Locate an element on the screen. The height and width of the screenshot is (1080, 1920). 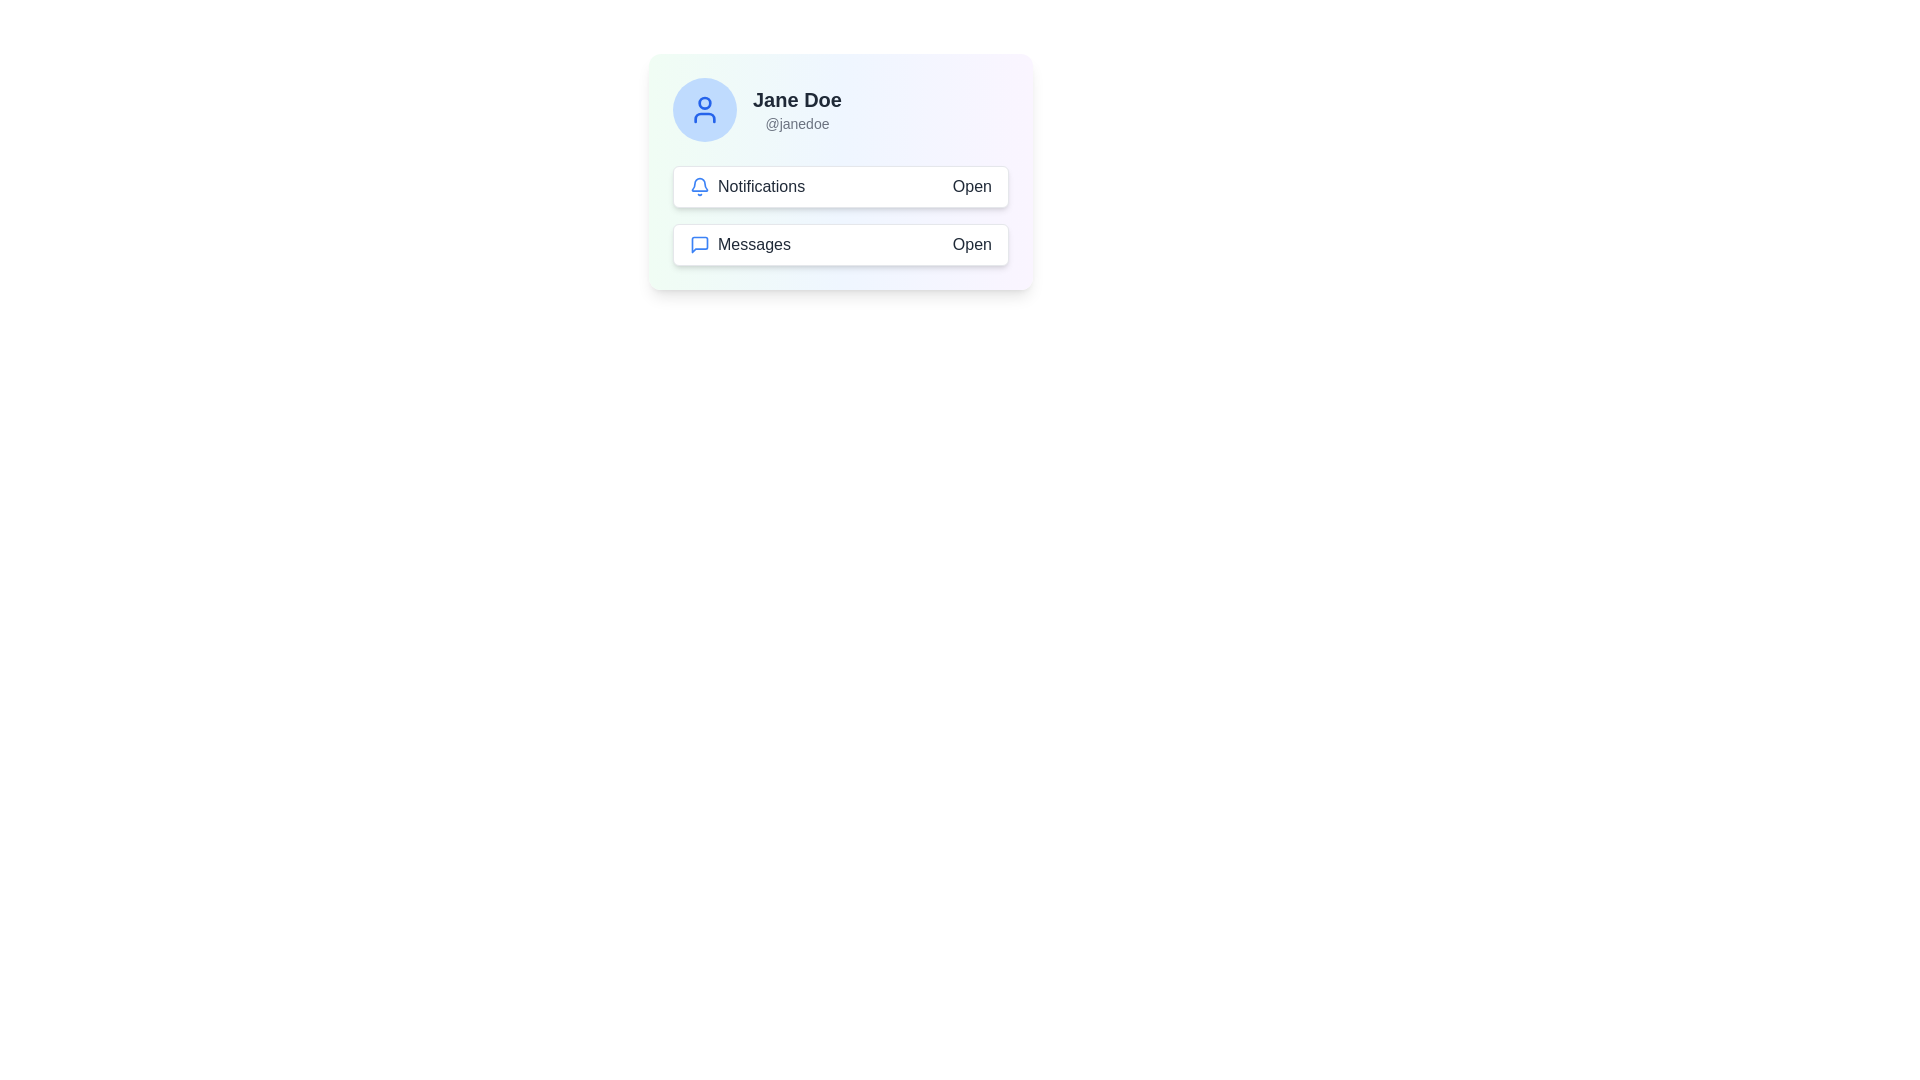
the text label that indicates the purpose of the associated chat bubble icon, located to the left of the 'Open' button within the 'MessagesOpen' group is located at coordinates (739, 244).